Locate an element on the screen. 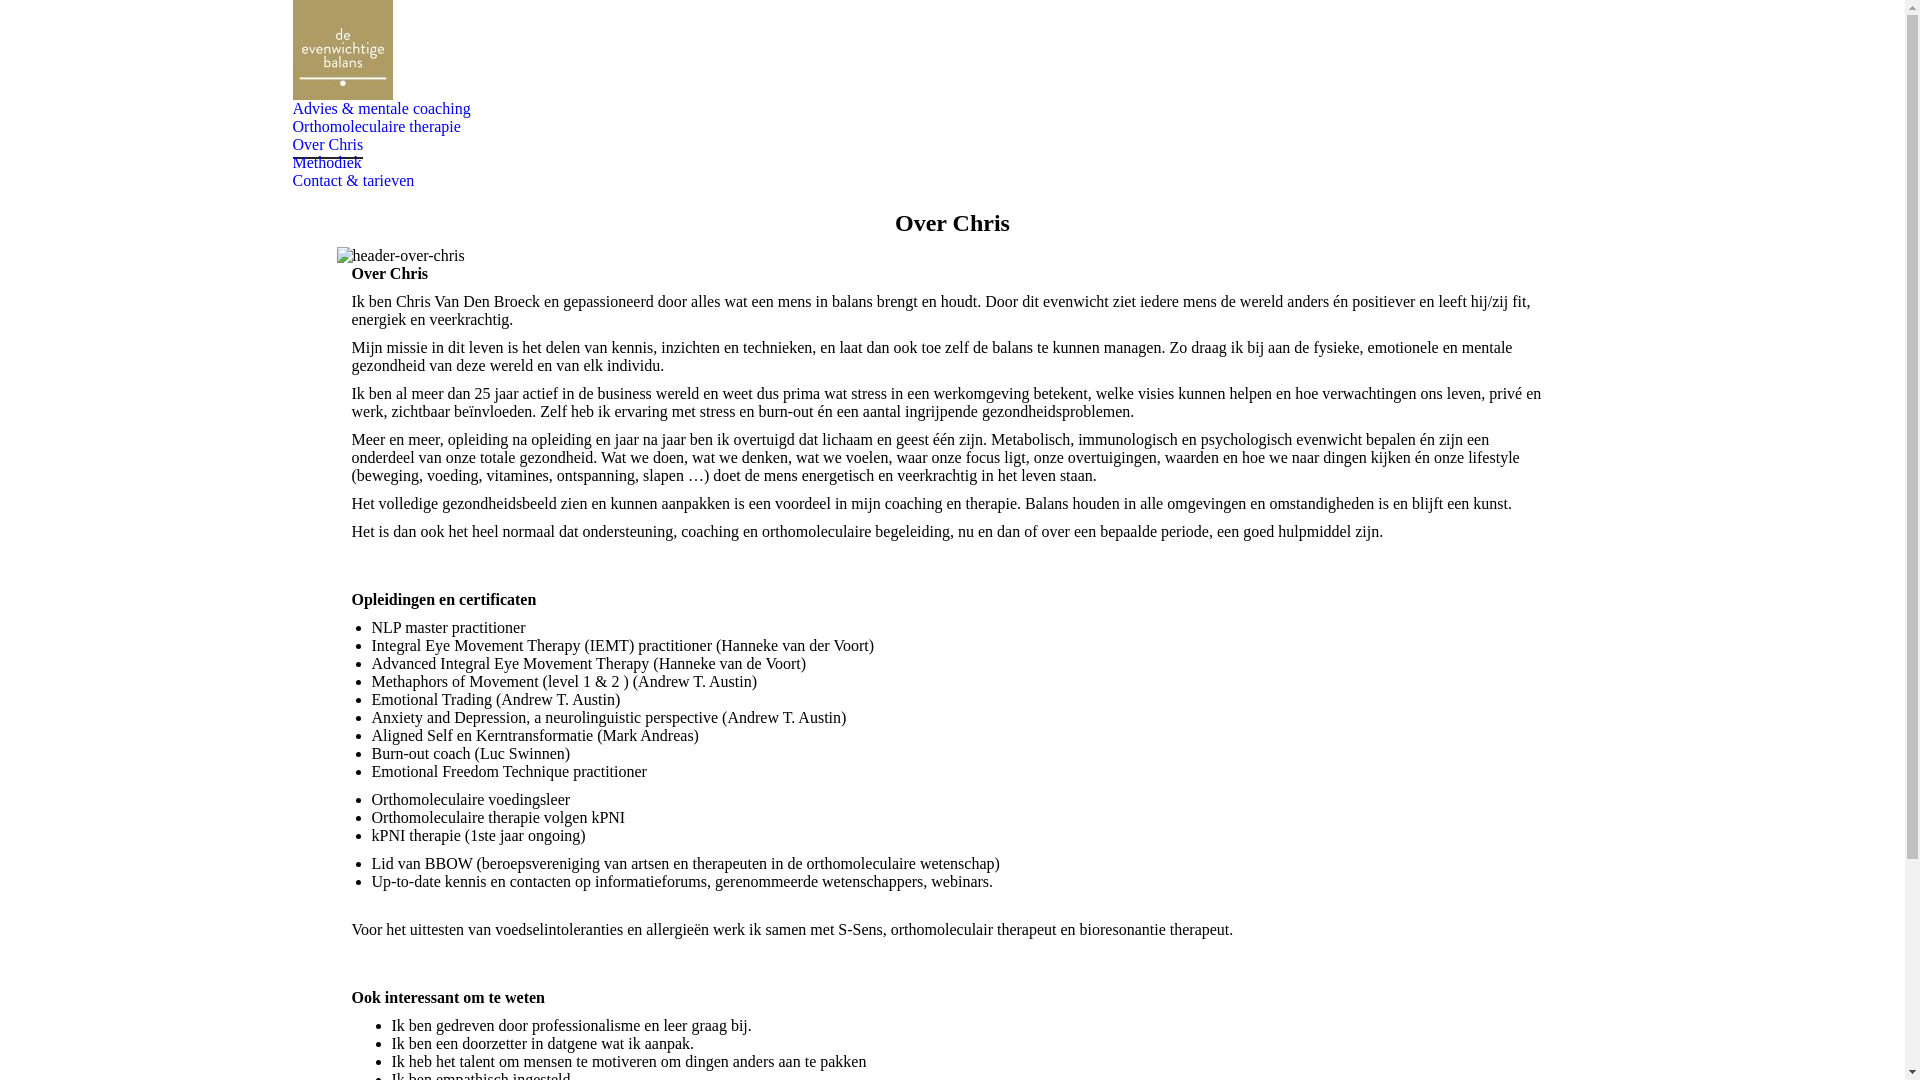 This screenshot has width=1920, height=1080. 'Contact & tarieven' is located at coordinates (353, 181).